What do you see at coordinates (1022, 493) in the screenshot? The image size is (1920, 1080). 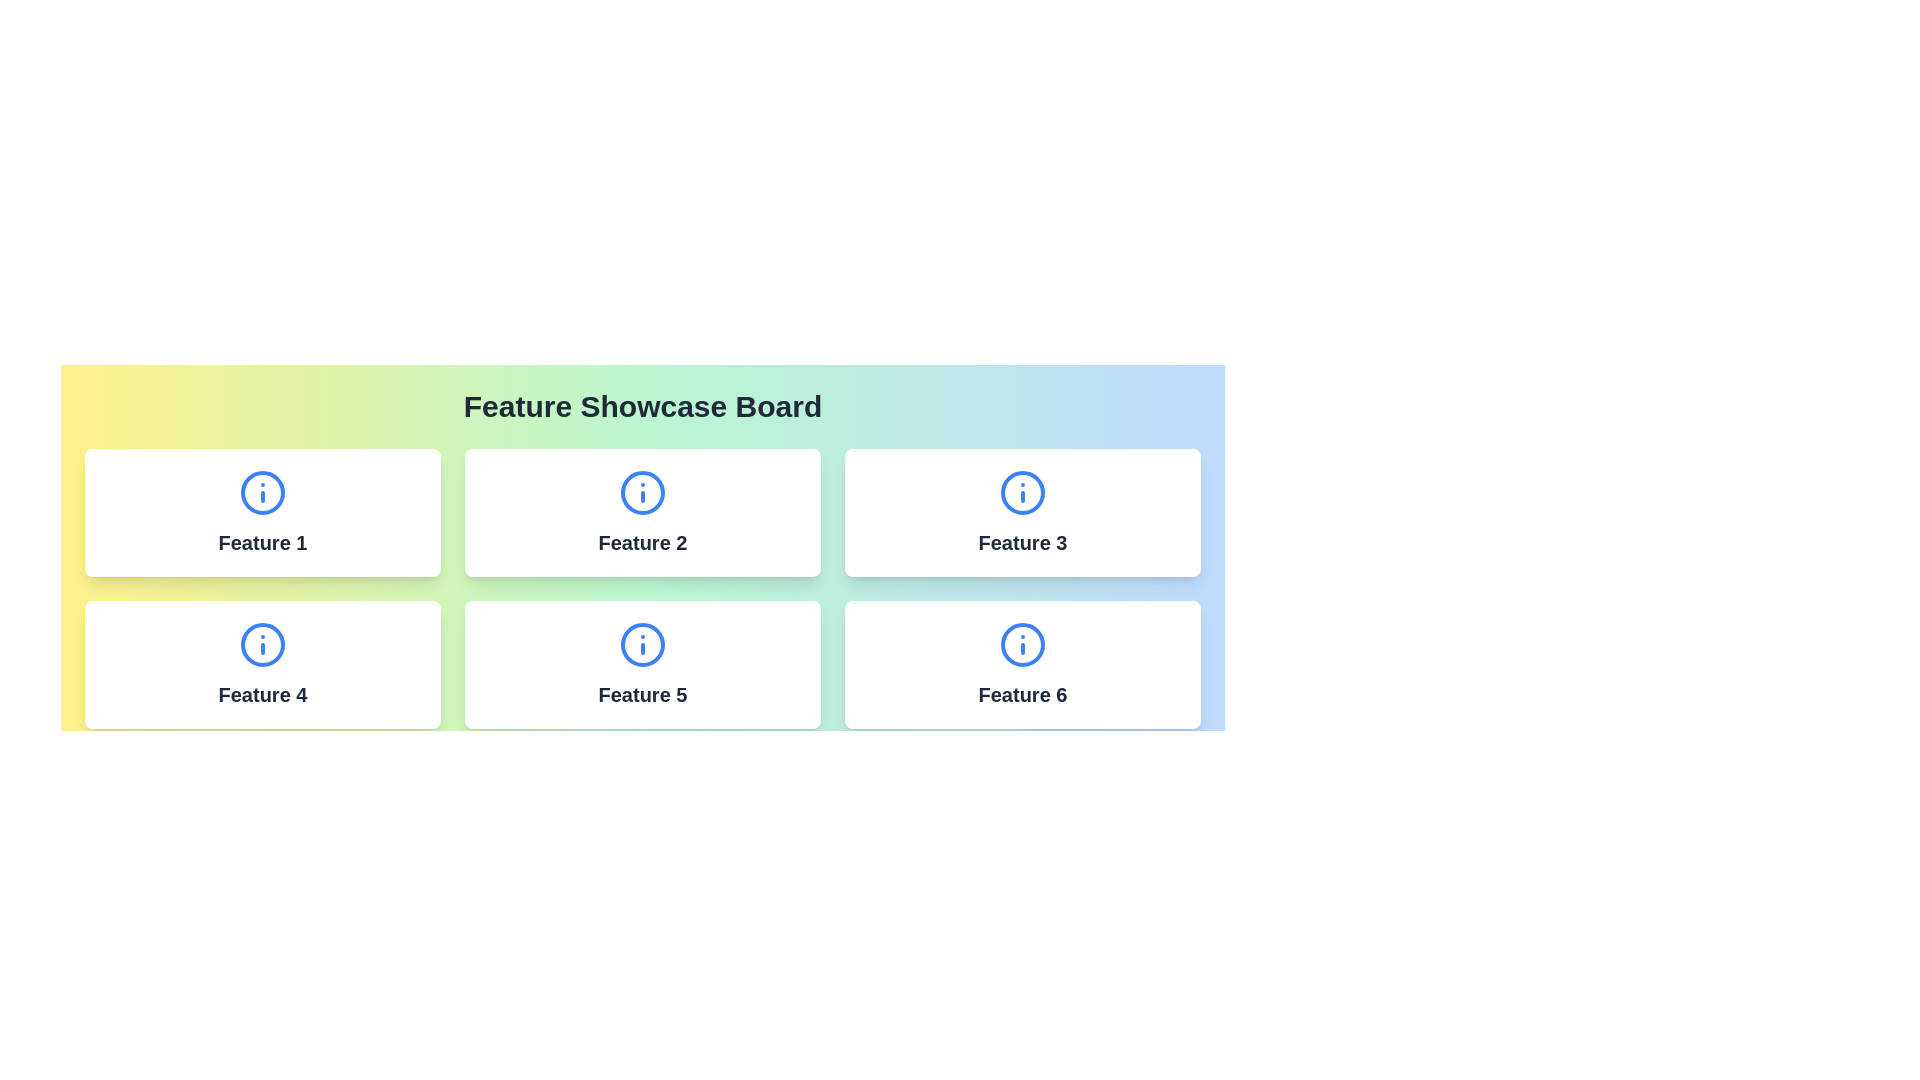 I see `the circular blue information icon located at the top-center of the card titled 'Feature 3', which is positioned in the top row, third from the left in a grid layout` at bounding box center [1022, 493].